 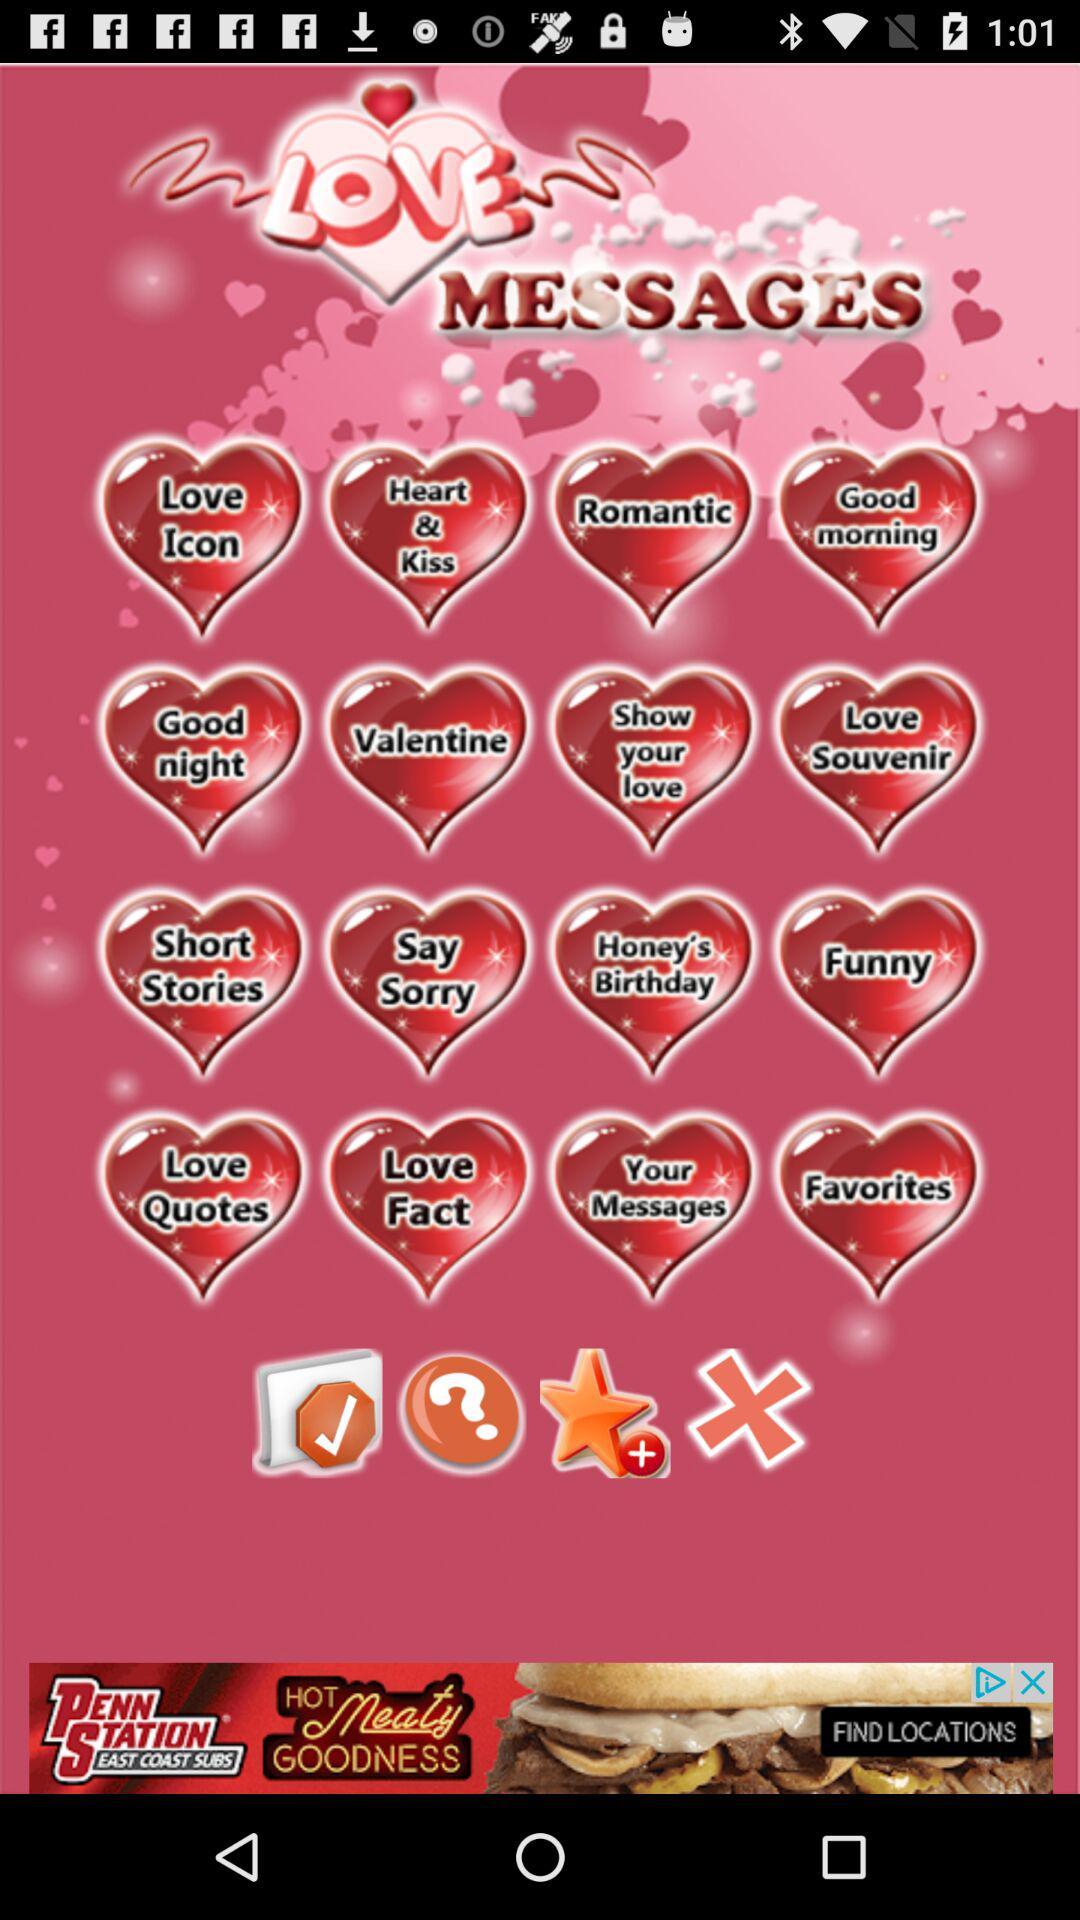 What do you see at coordinates (426, 1208) in the screenshot?
I see `advertisement` at bounding box center [426, 1208].